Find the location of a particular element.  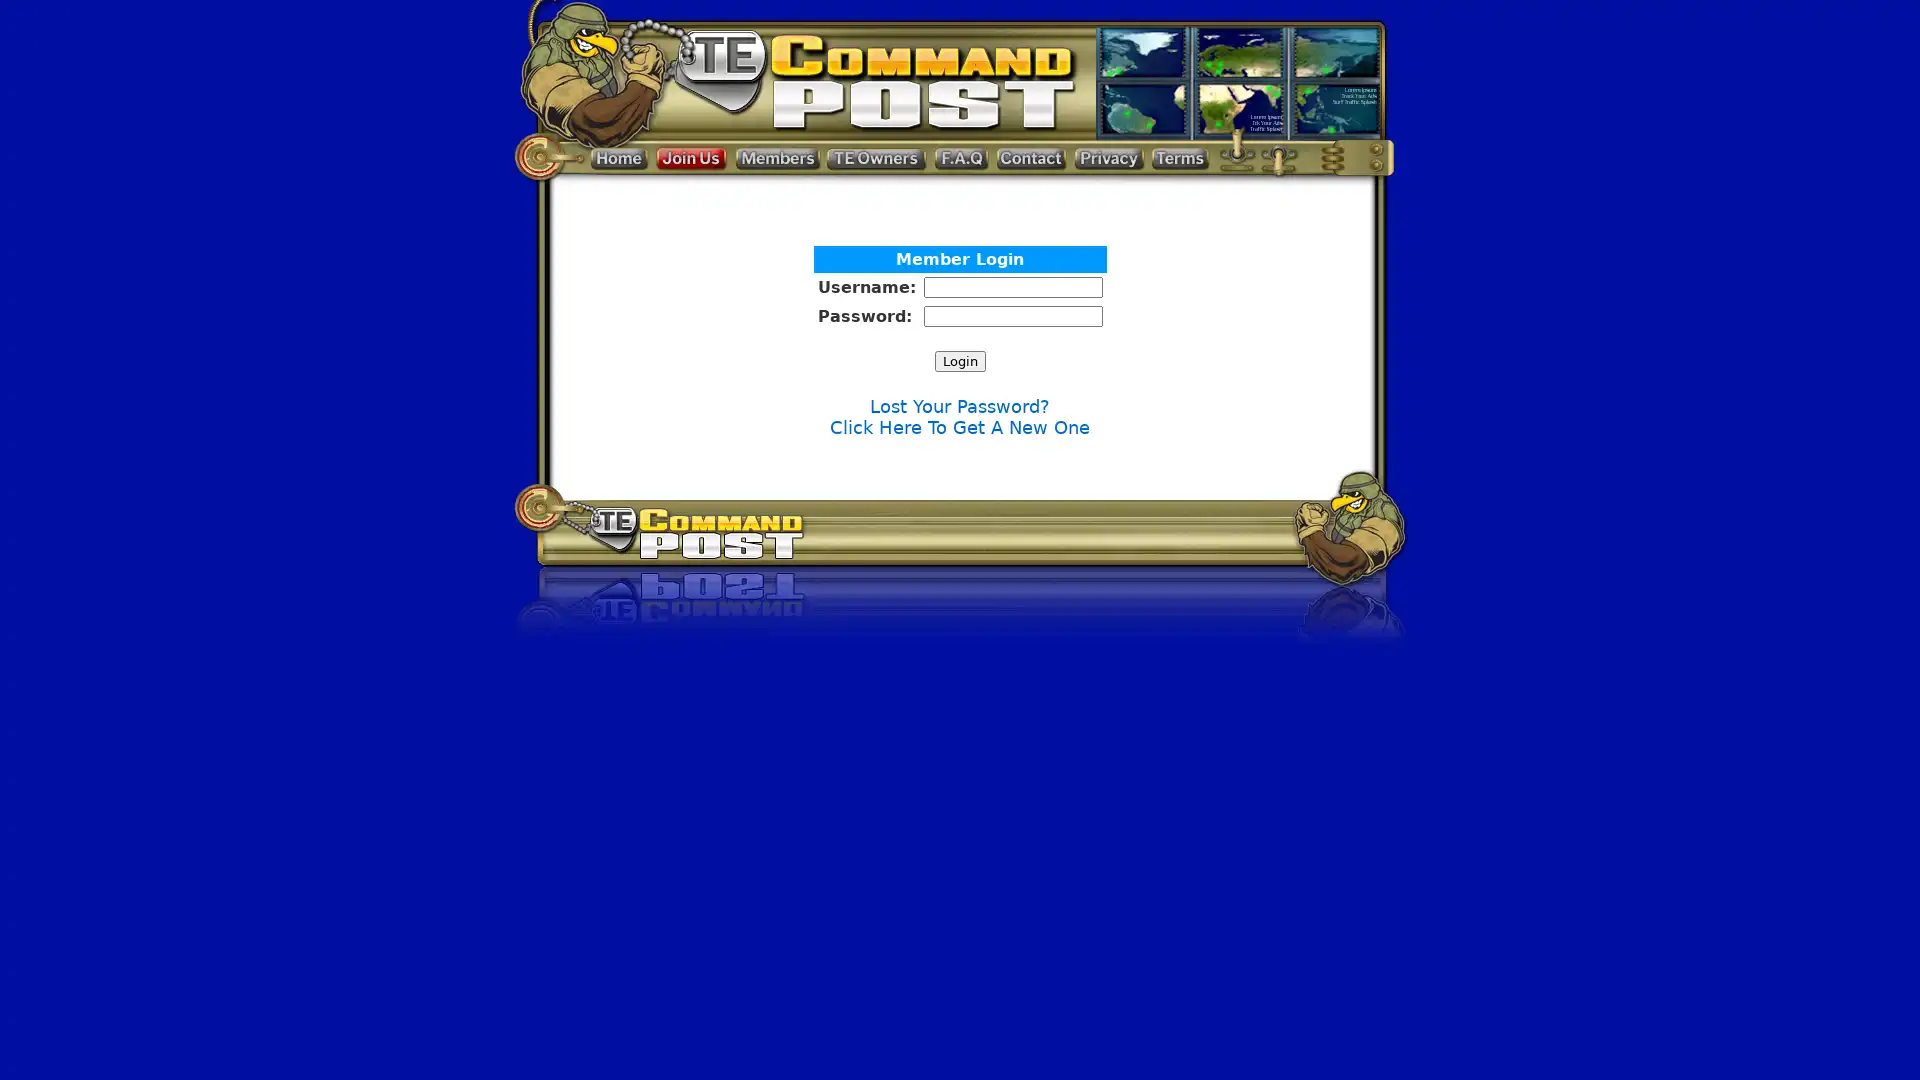

Login is located at coordinates (958, 361).